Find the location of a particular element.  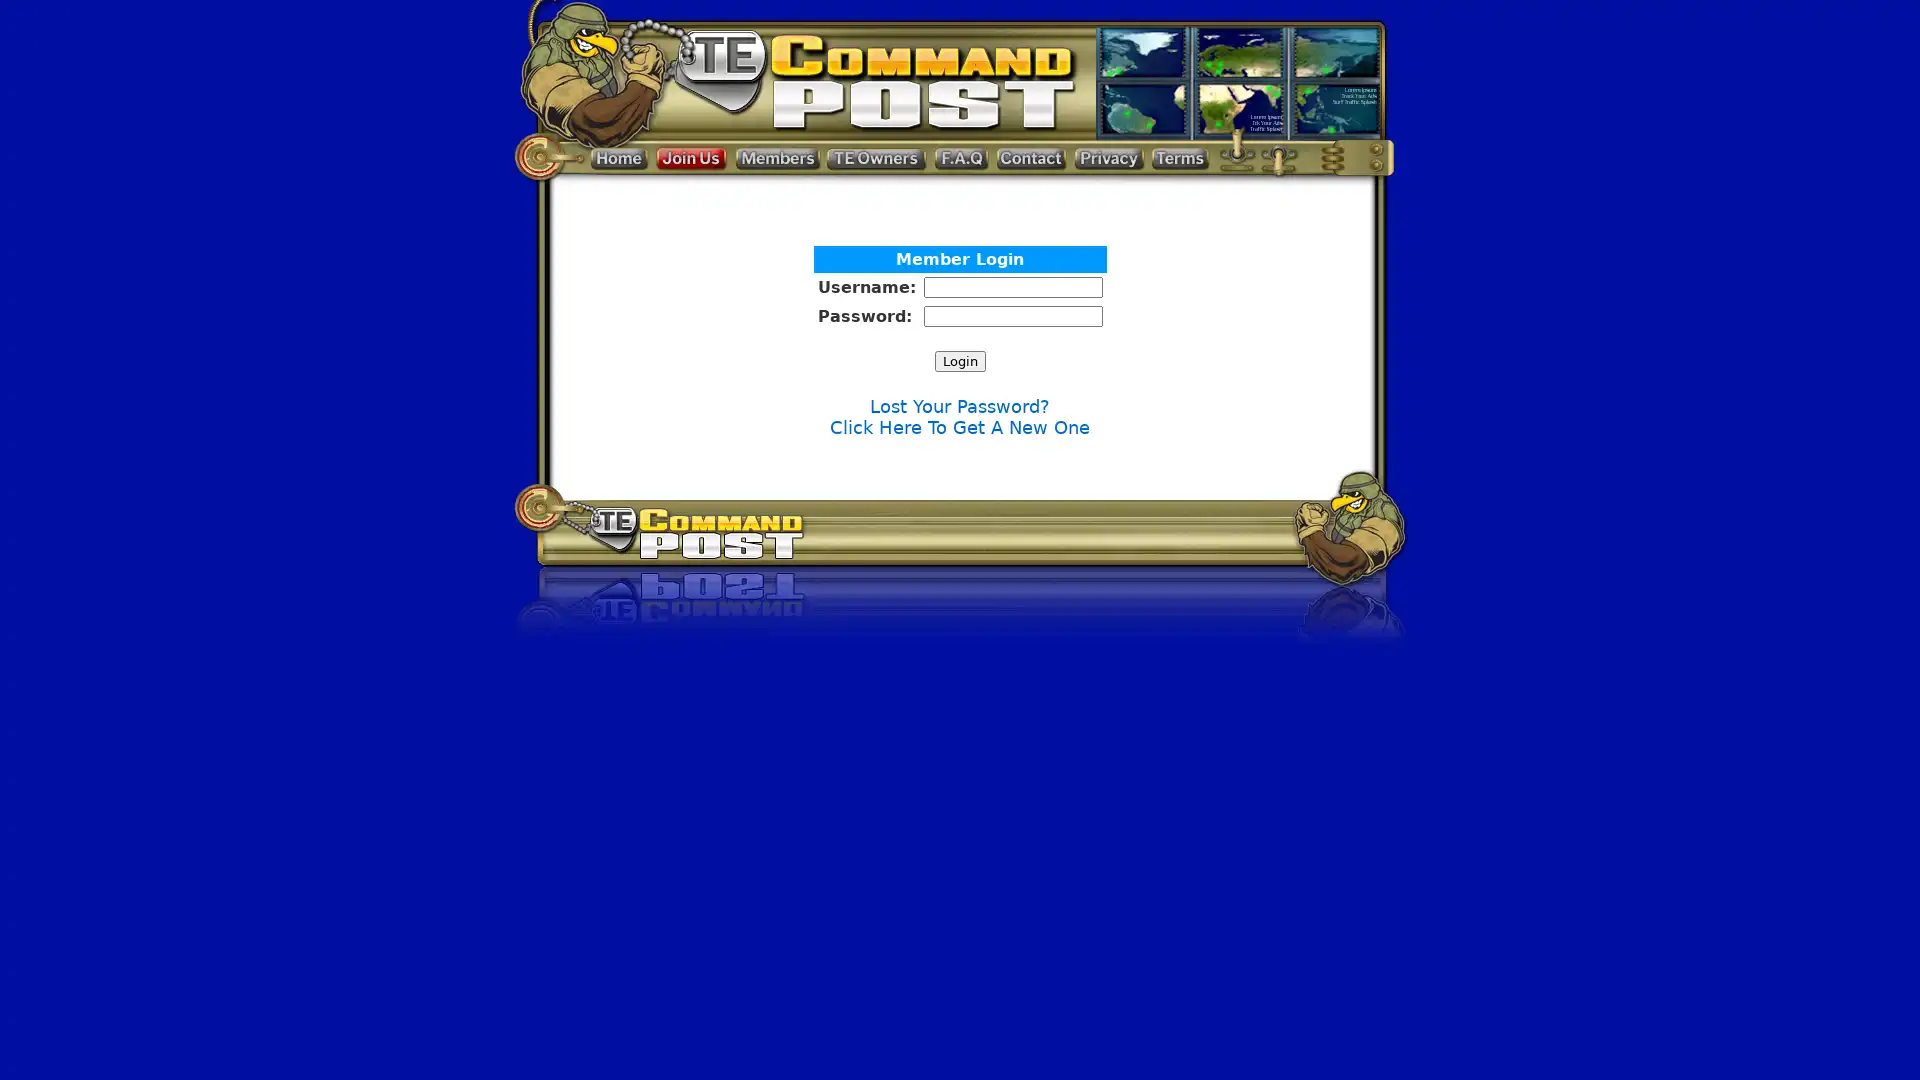

Login is located at coordinates (958, 361).